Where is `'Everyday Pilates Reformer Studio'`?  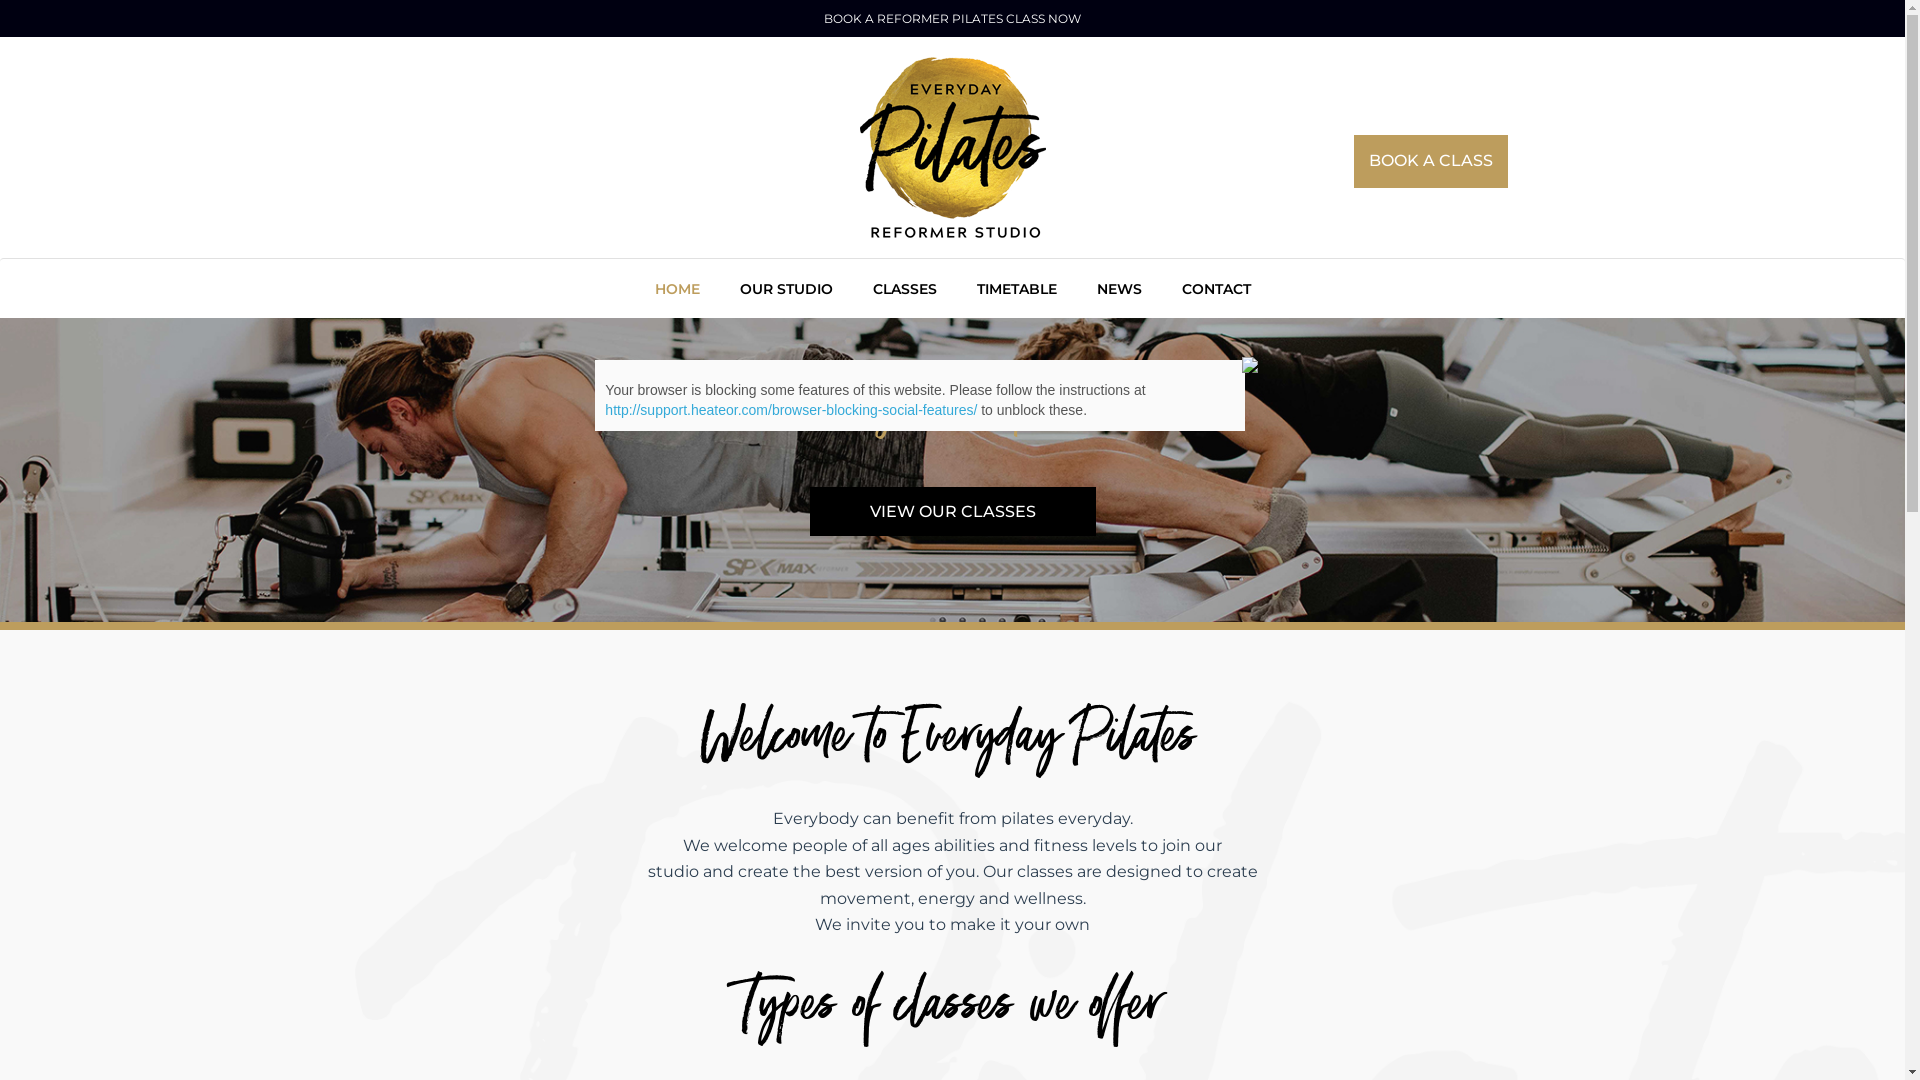 'Everyday Pilates Reformer Studio' is located at coordinates (952, 146).